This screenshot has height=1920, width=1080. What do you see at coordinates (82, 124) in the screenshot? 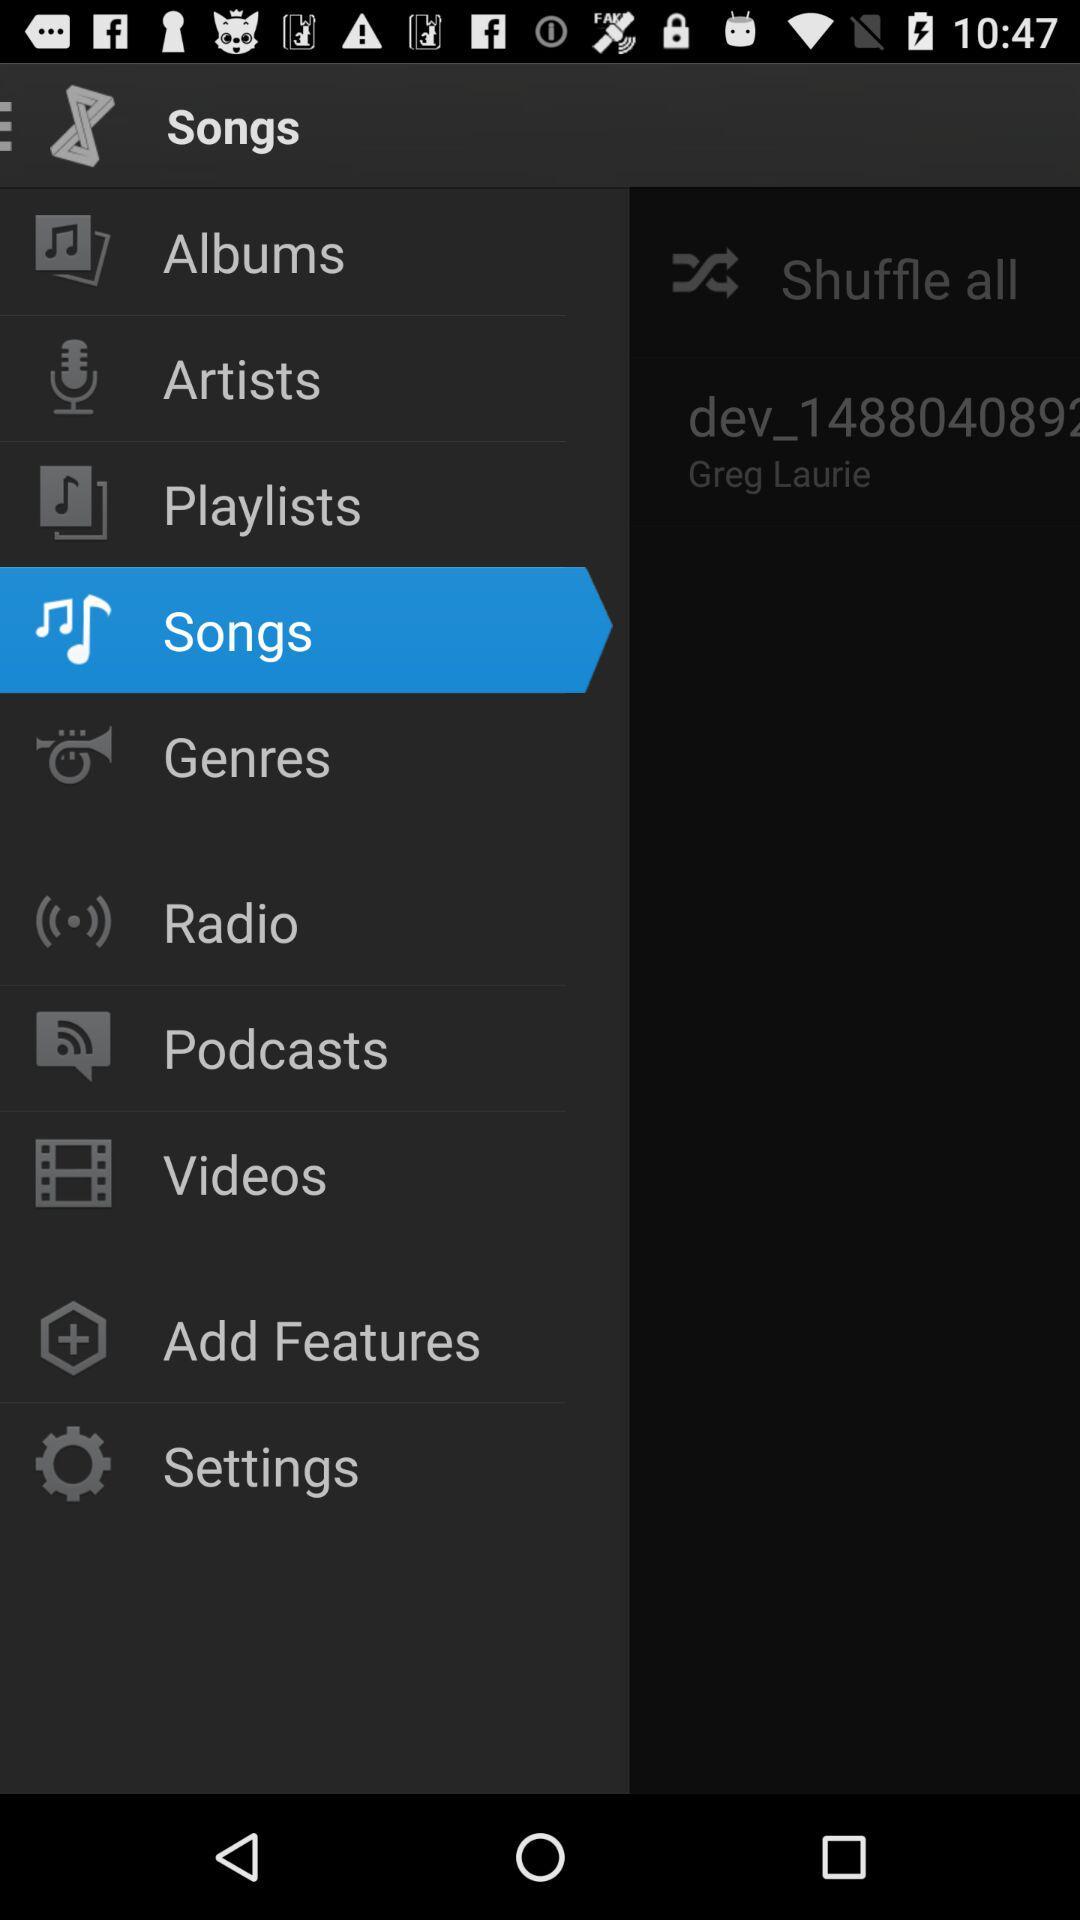
I see `the 1st icon left to the word songs` at bounding box center [82, 124].